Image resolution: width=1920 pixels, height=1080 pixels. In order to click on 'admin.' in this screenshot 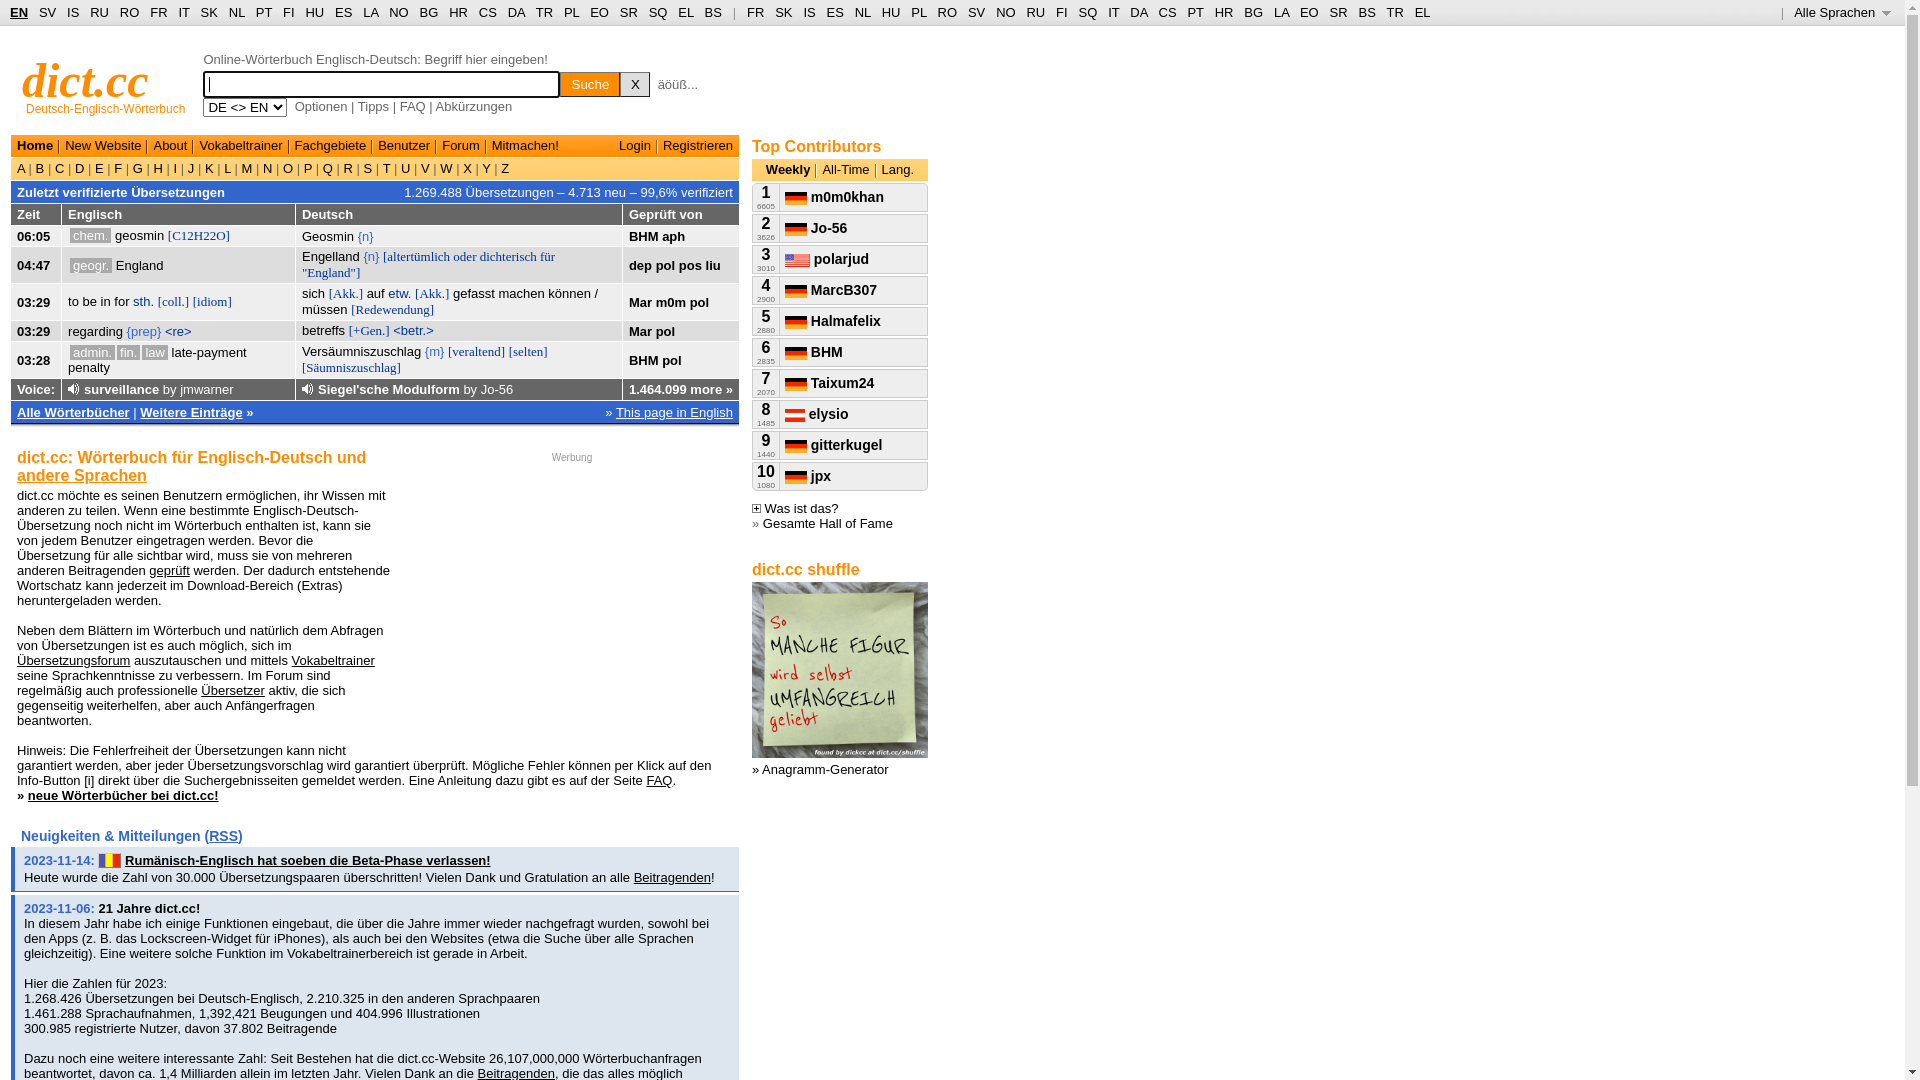, I will do `click(91, 351)`.